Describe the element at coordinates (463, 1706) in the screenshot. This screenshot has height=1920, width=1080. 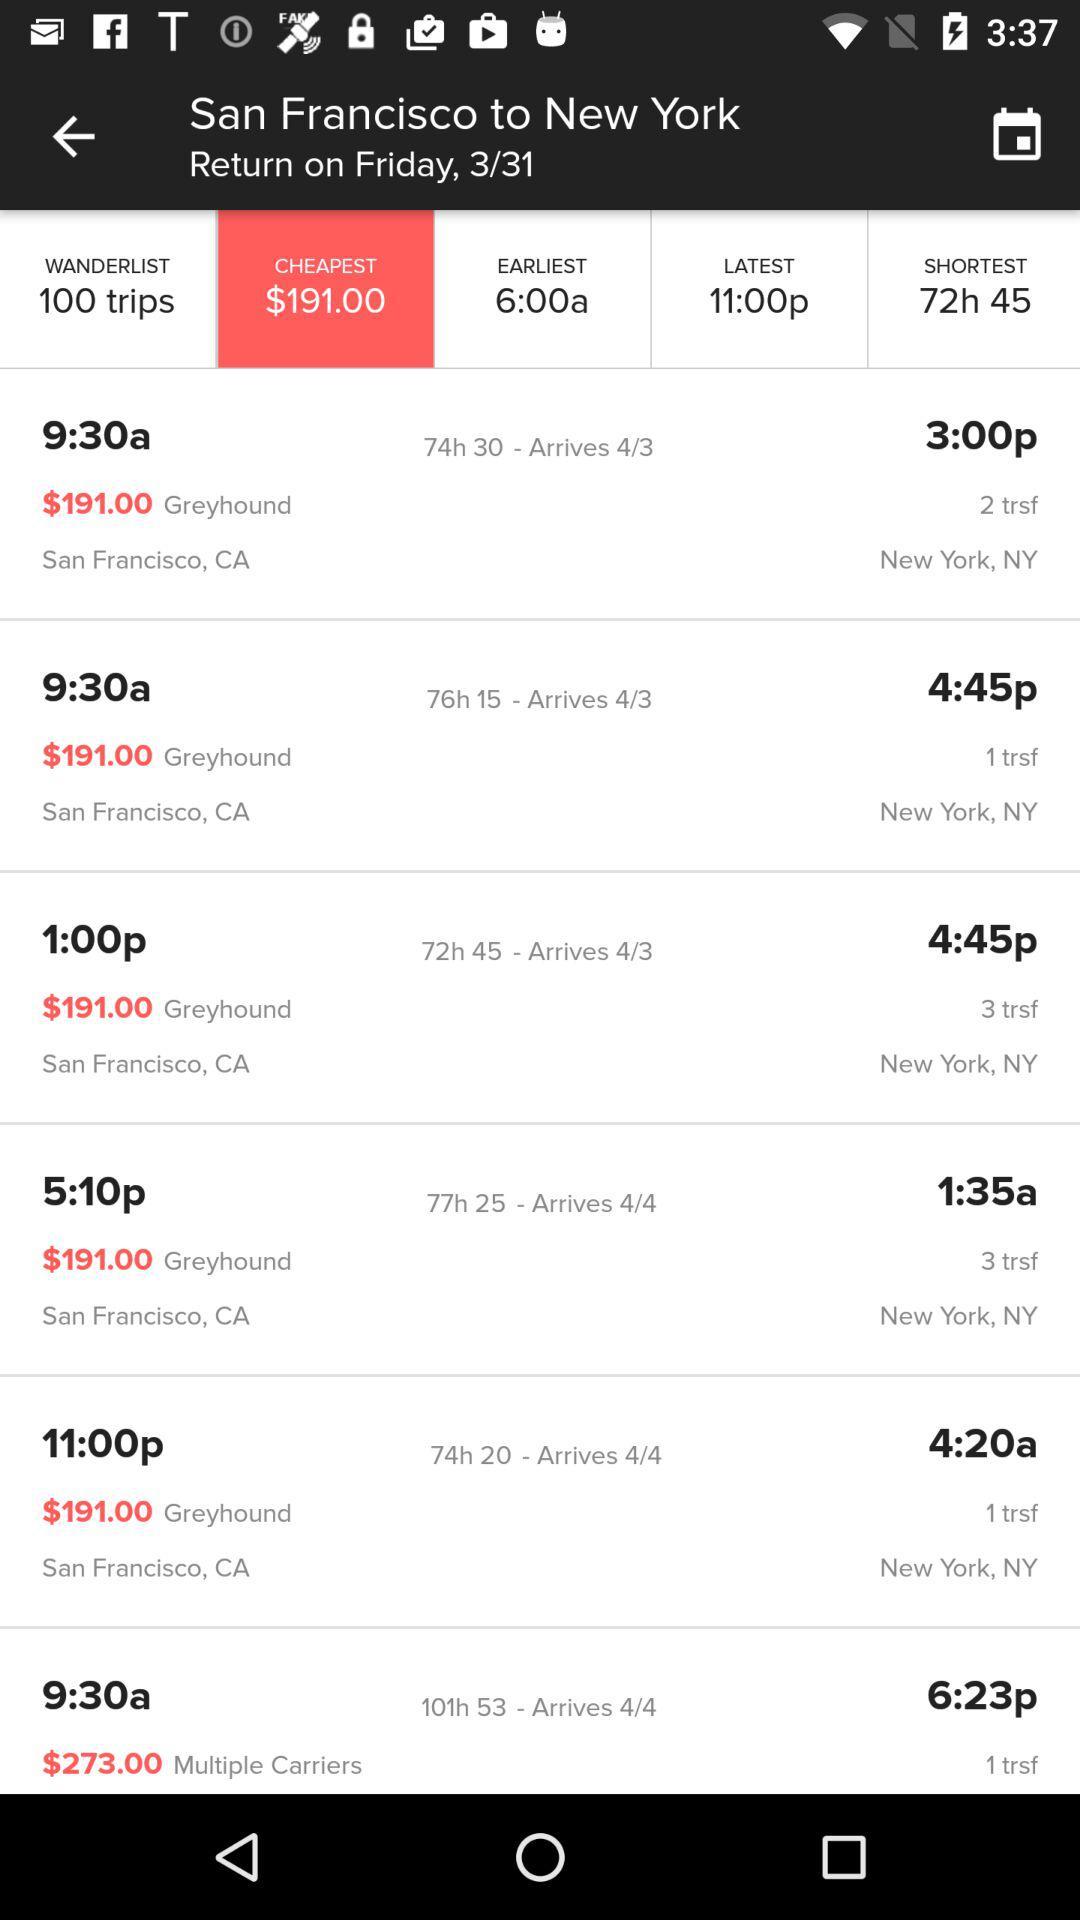
I see `item next to the 9:30a` at that location.